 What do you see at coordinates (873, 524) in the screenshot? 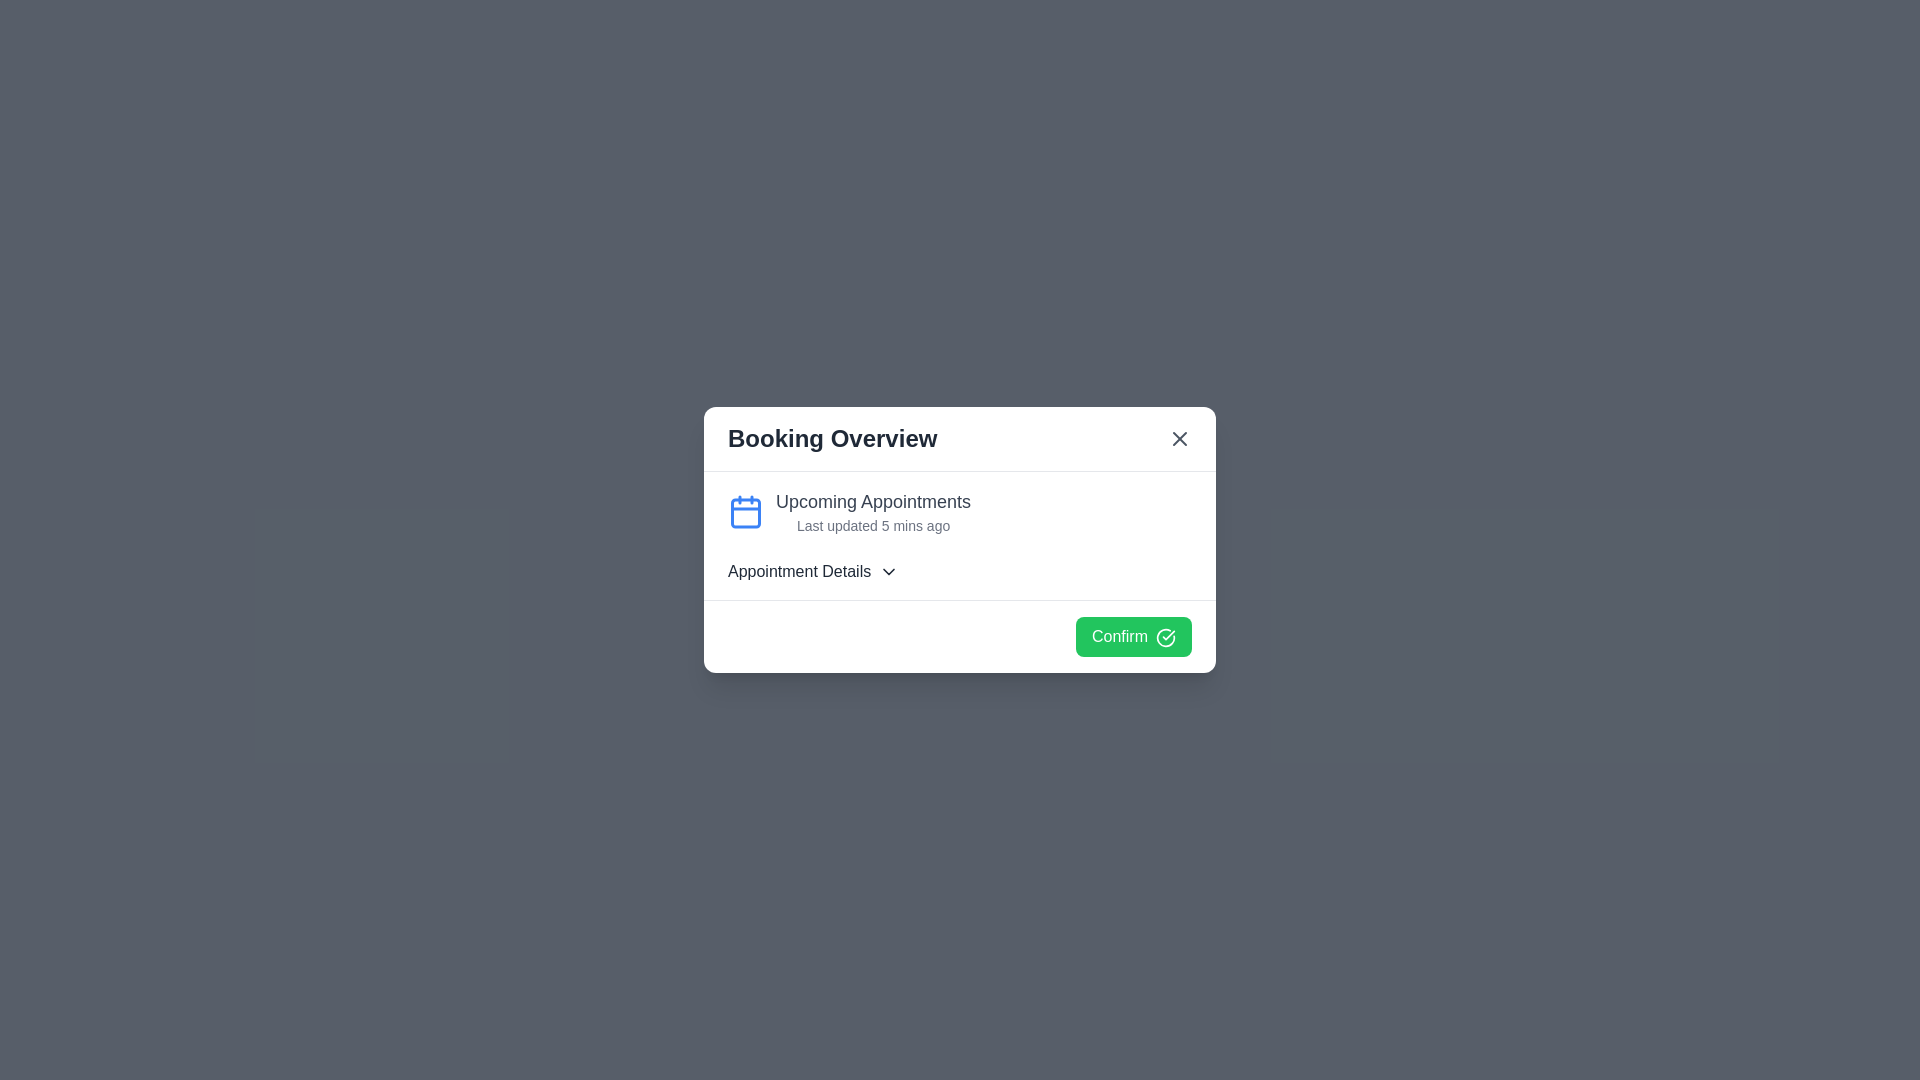
I see `static text label that says 'Last updated 5 mins ago', which is styled in a smaller gray font and located below the 'Upcoming Appointments' heading in the 'Booking Overview' modal` at bounding box center [873, 524].